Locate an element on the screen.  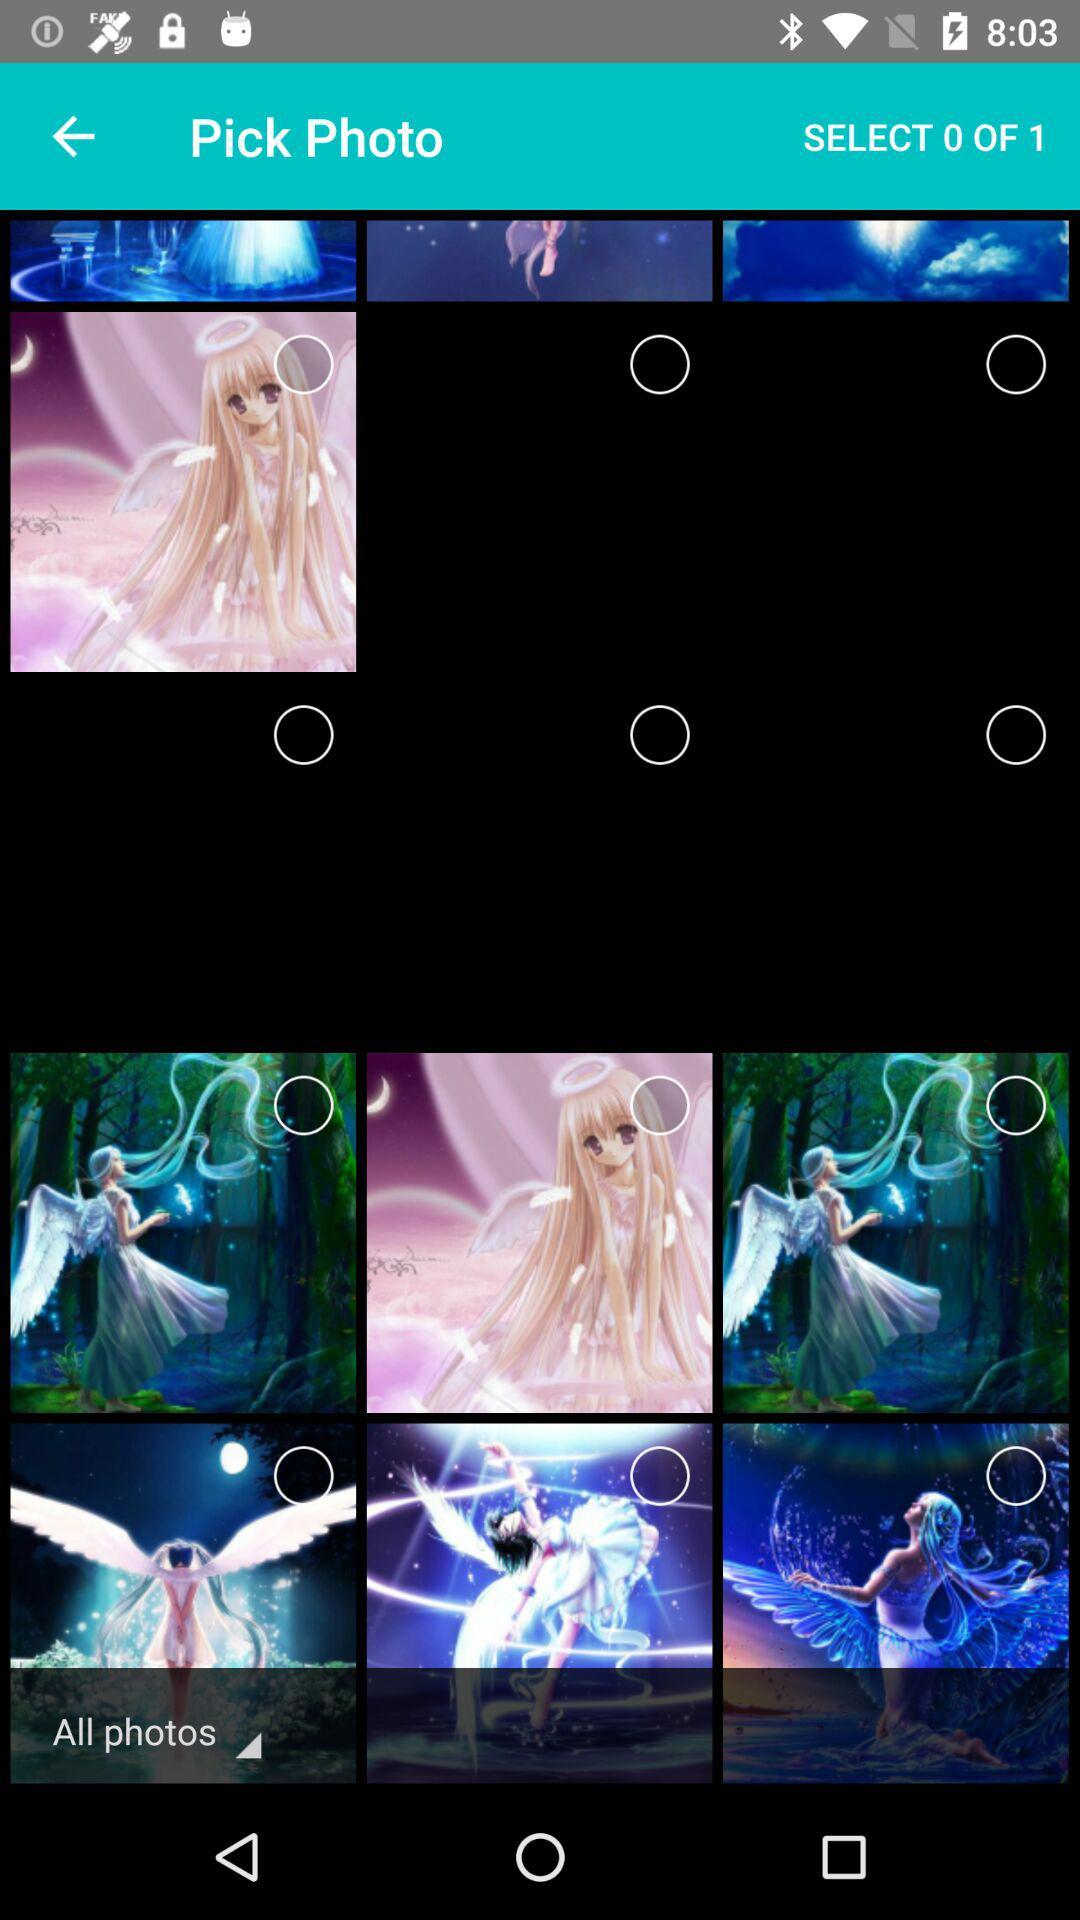
photo is located at coordinates (659, 1104).